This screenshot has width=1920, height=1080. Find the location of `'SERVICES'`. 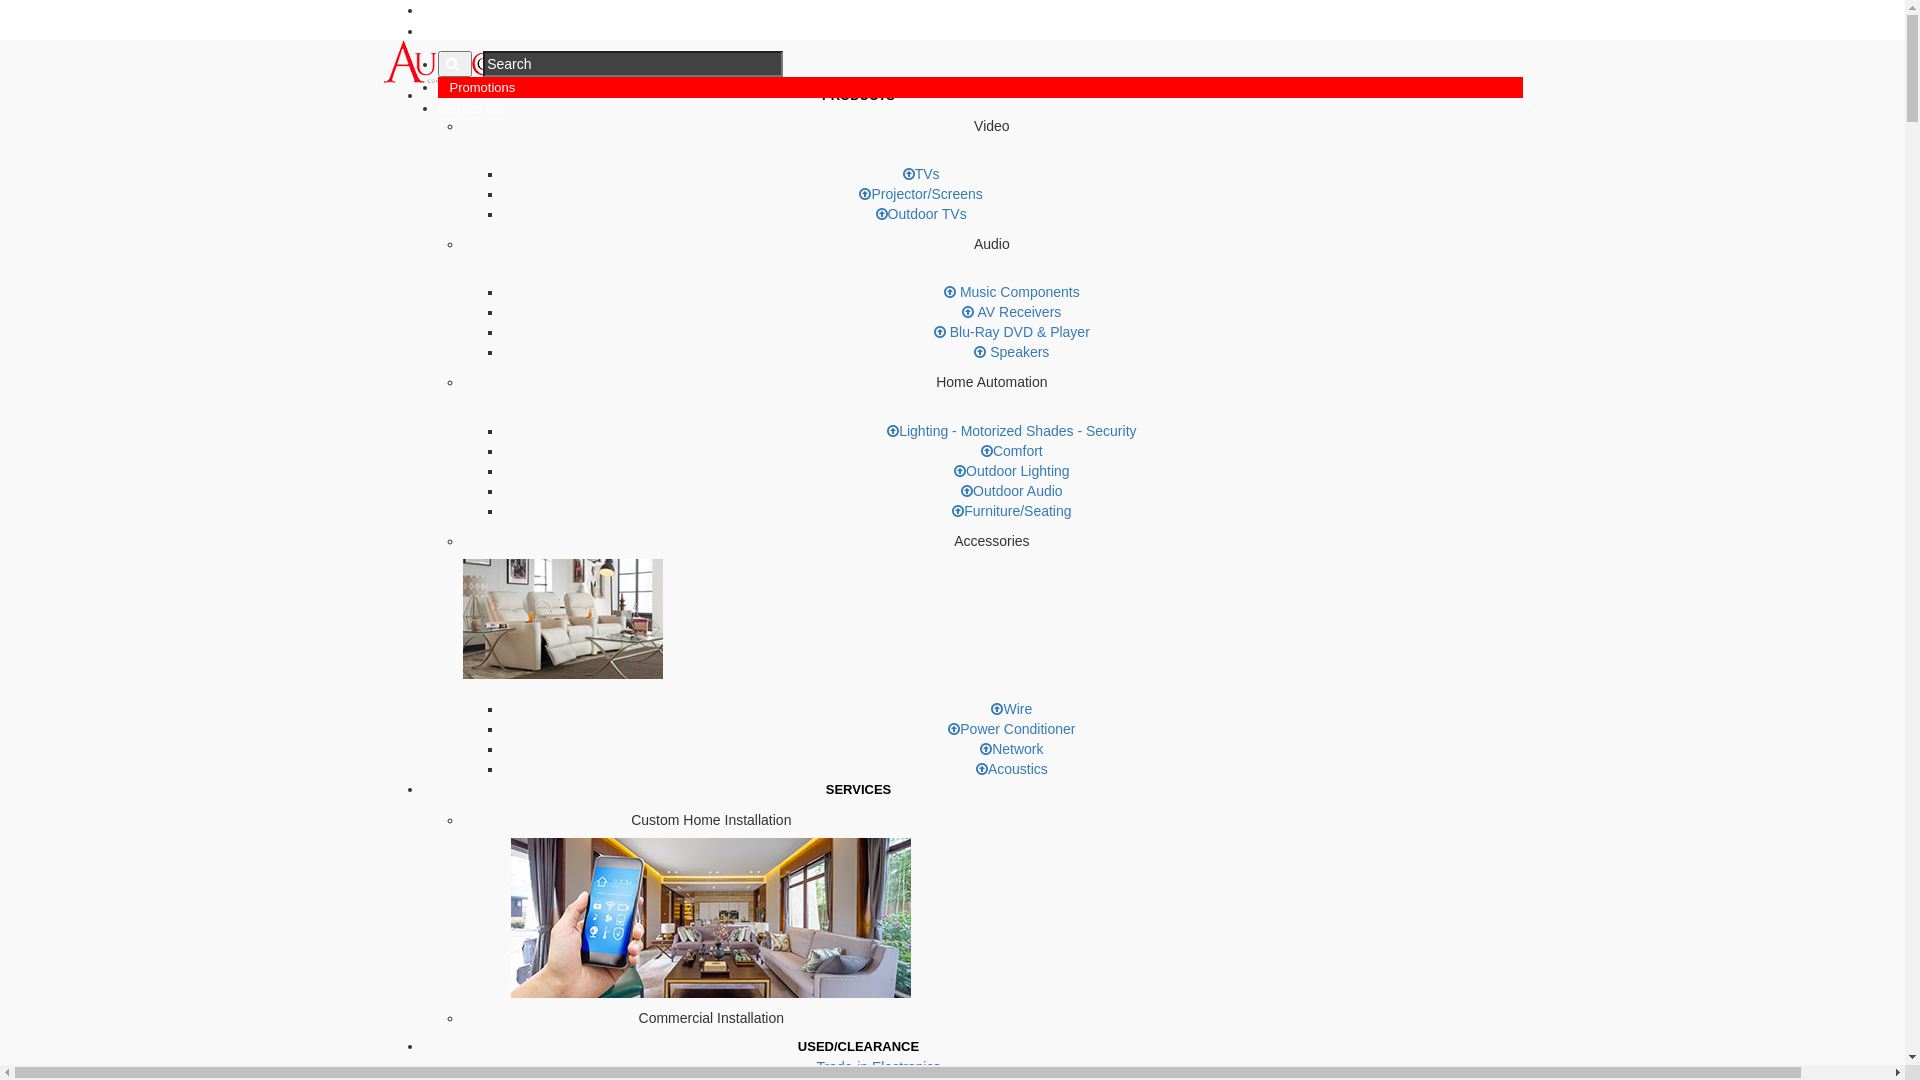

'SERVICES' is located at coordinates (859, 788).